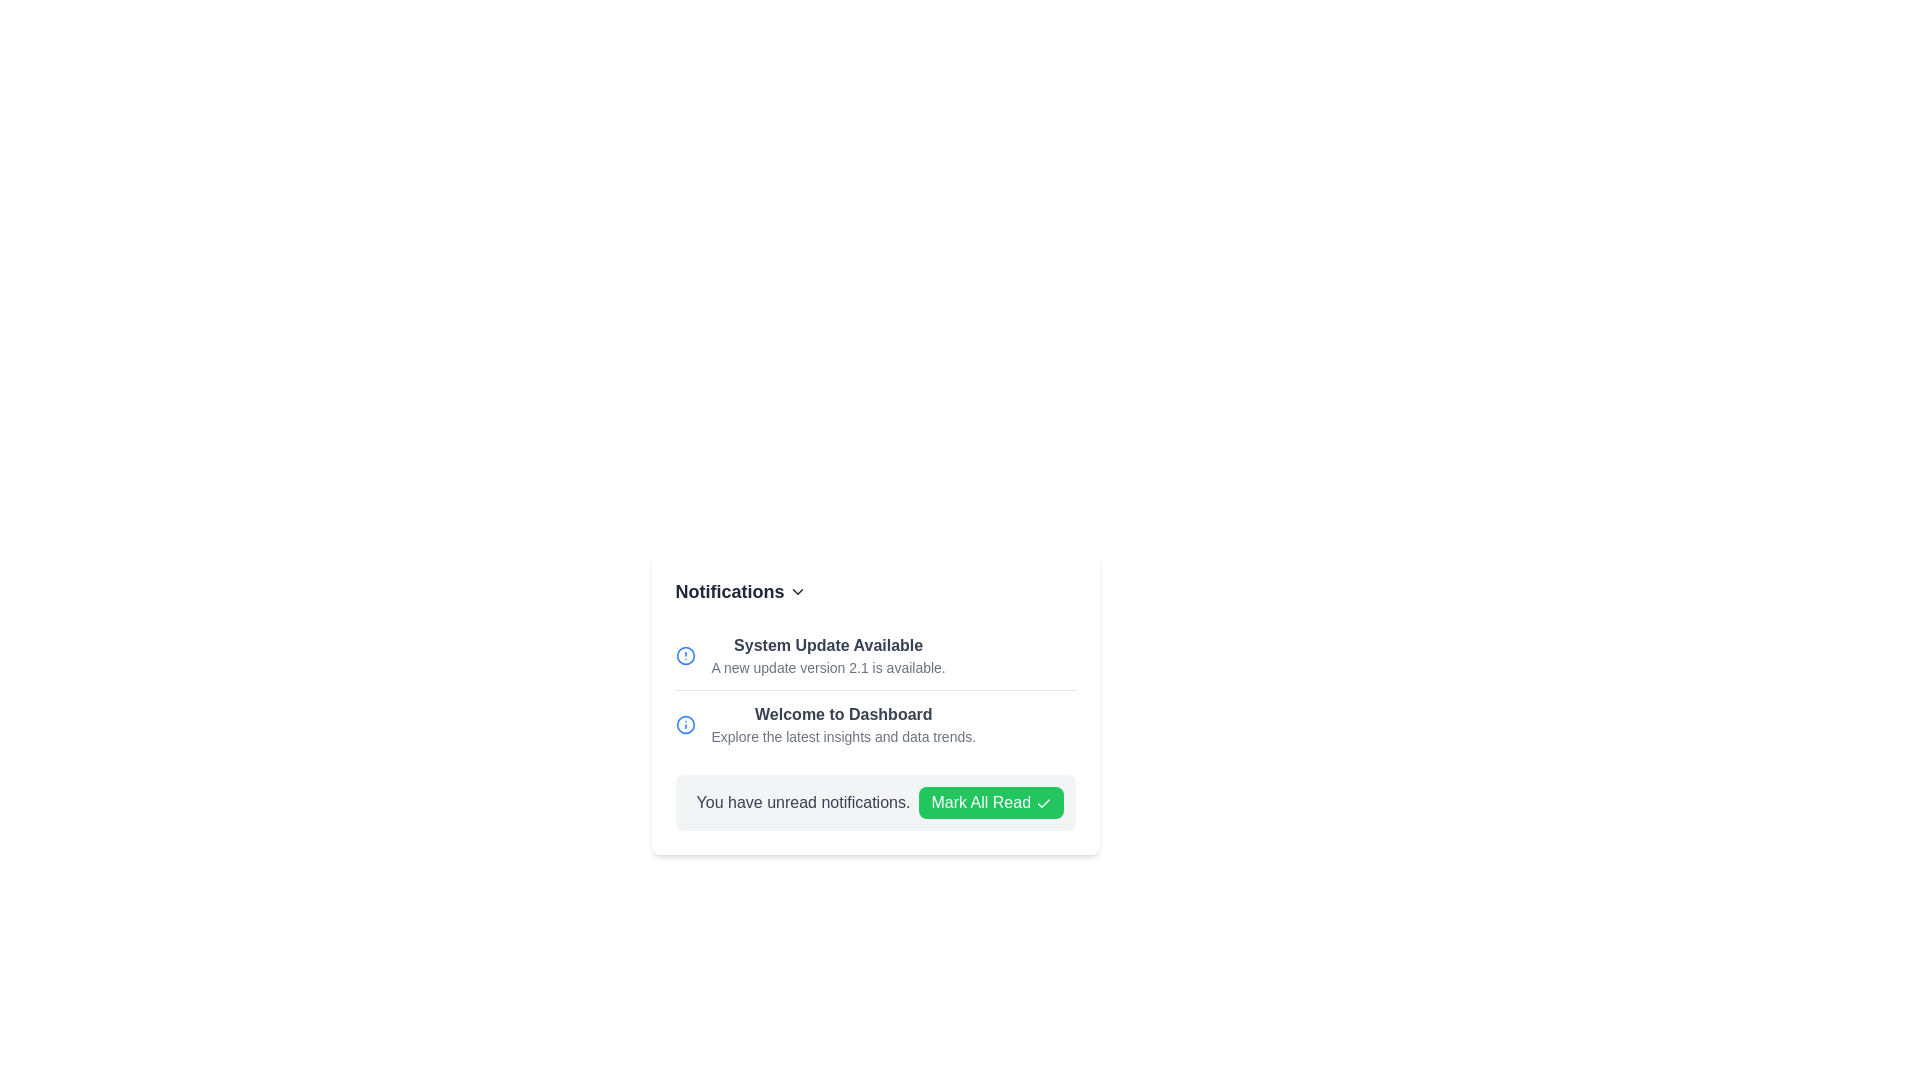  I want to click on heading and subtitle of the notification text block that informs the user about the new system update (version 2.1), positioned as the first entry within the notification dropdown, so click(828, 655).